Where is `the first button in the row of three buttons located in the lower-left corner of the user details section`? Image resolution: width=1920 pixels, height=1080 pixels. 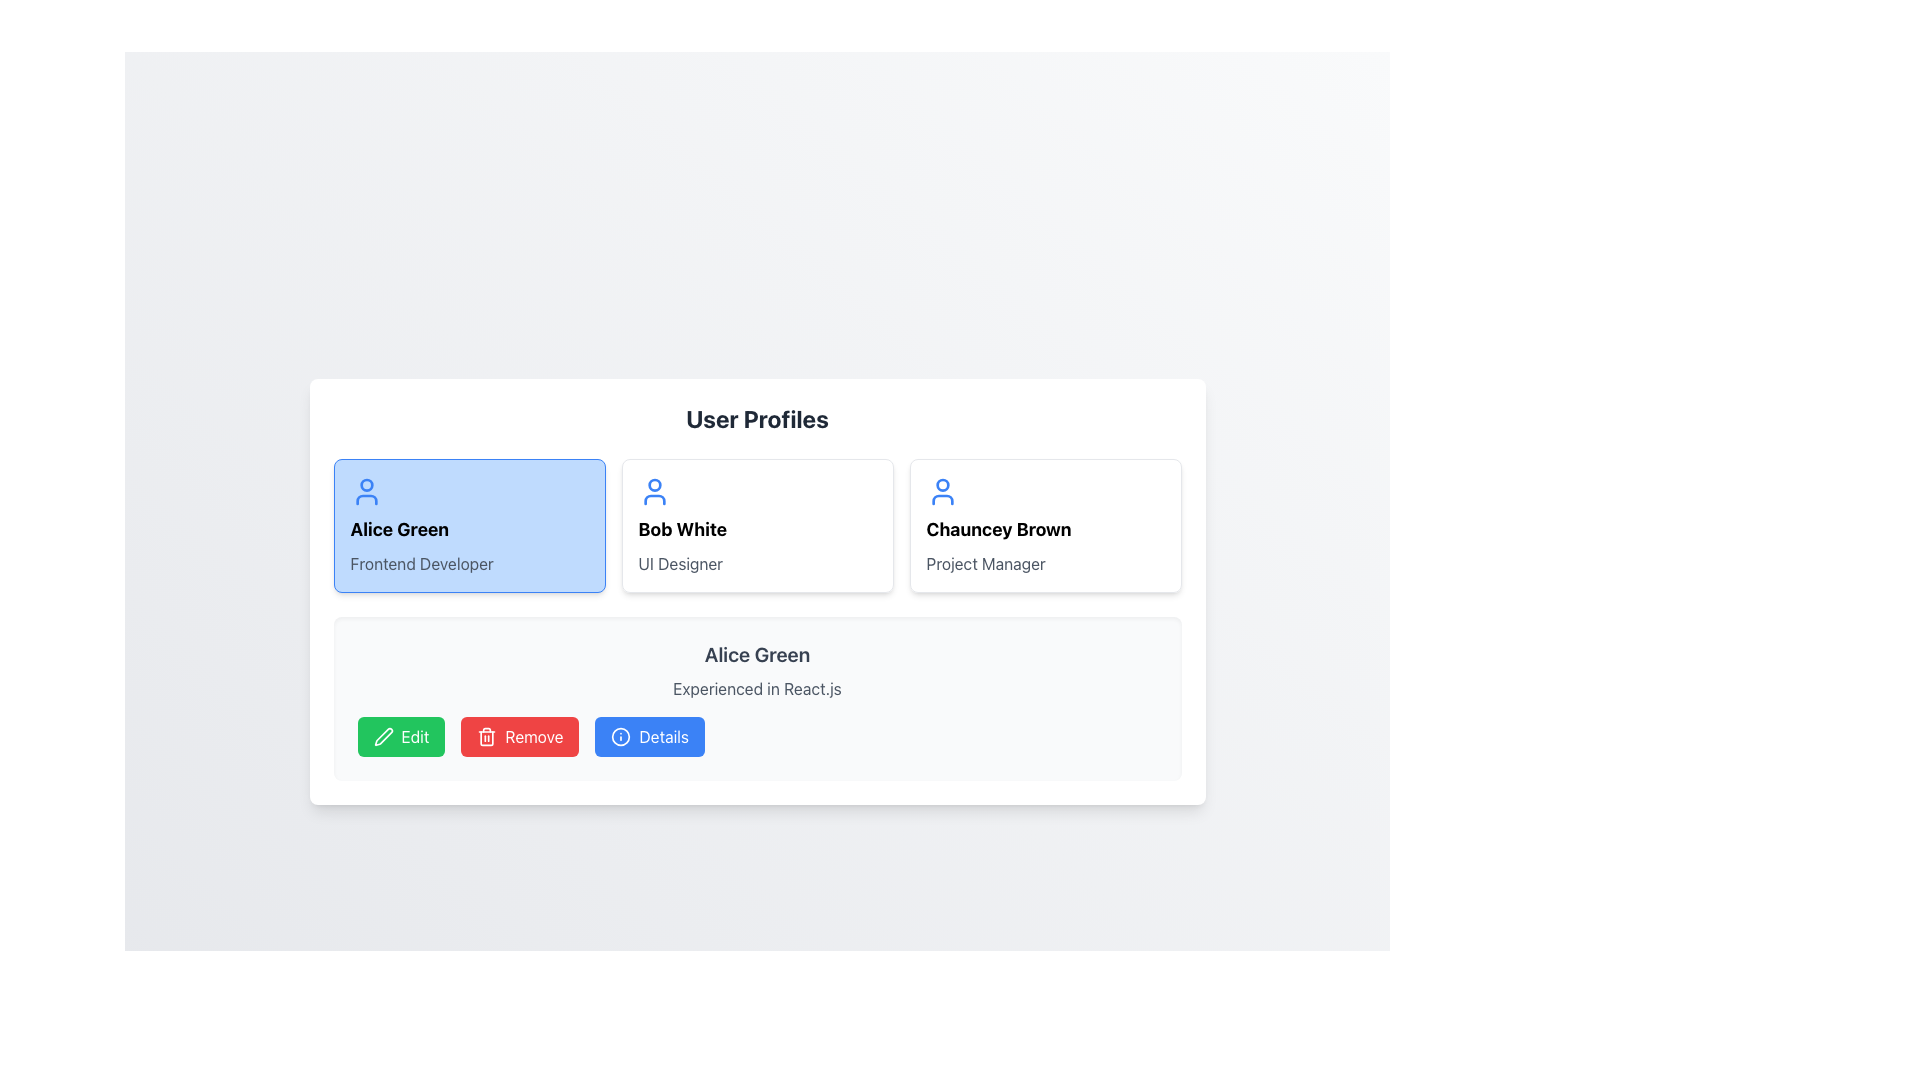 the first button in the row of three buttons located in the lower-left corner of the user details section is located at coordinates (400, 736).